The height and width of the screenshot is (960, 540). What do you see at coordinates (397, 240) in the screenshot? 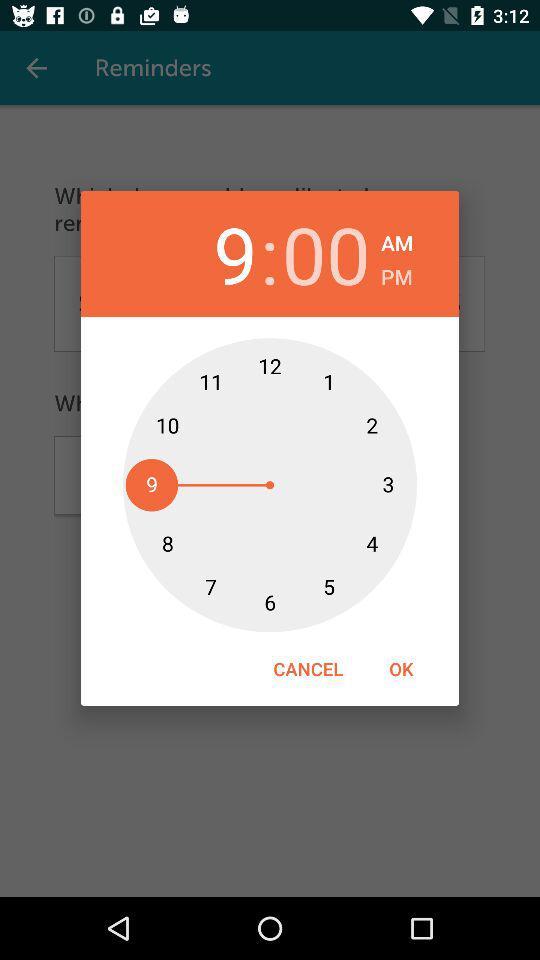
I see `icon above the pm` at bounding box center [397, 240].